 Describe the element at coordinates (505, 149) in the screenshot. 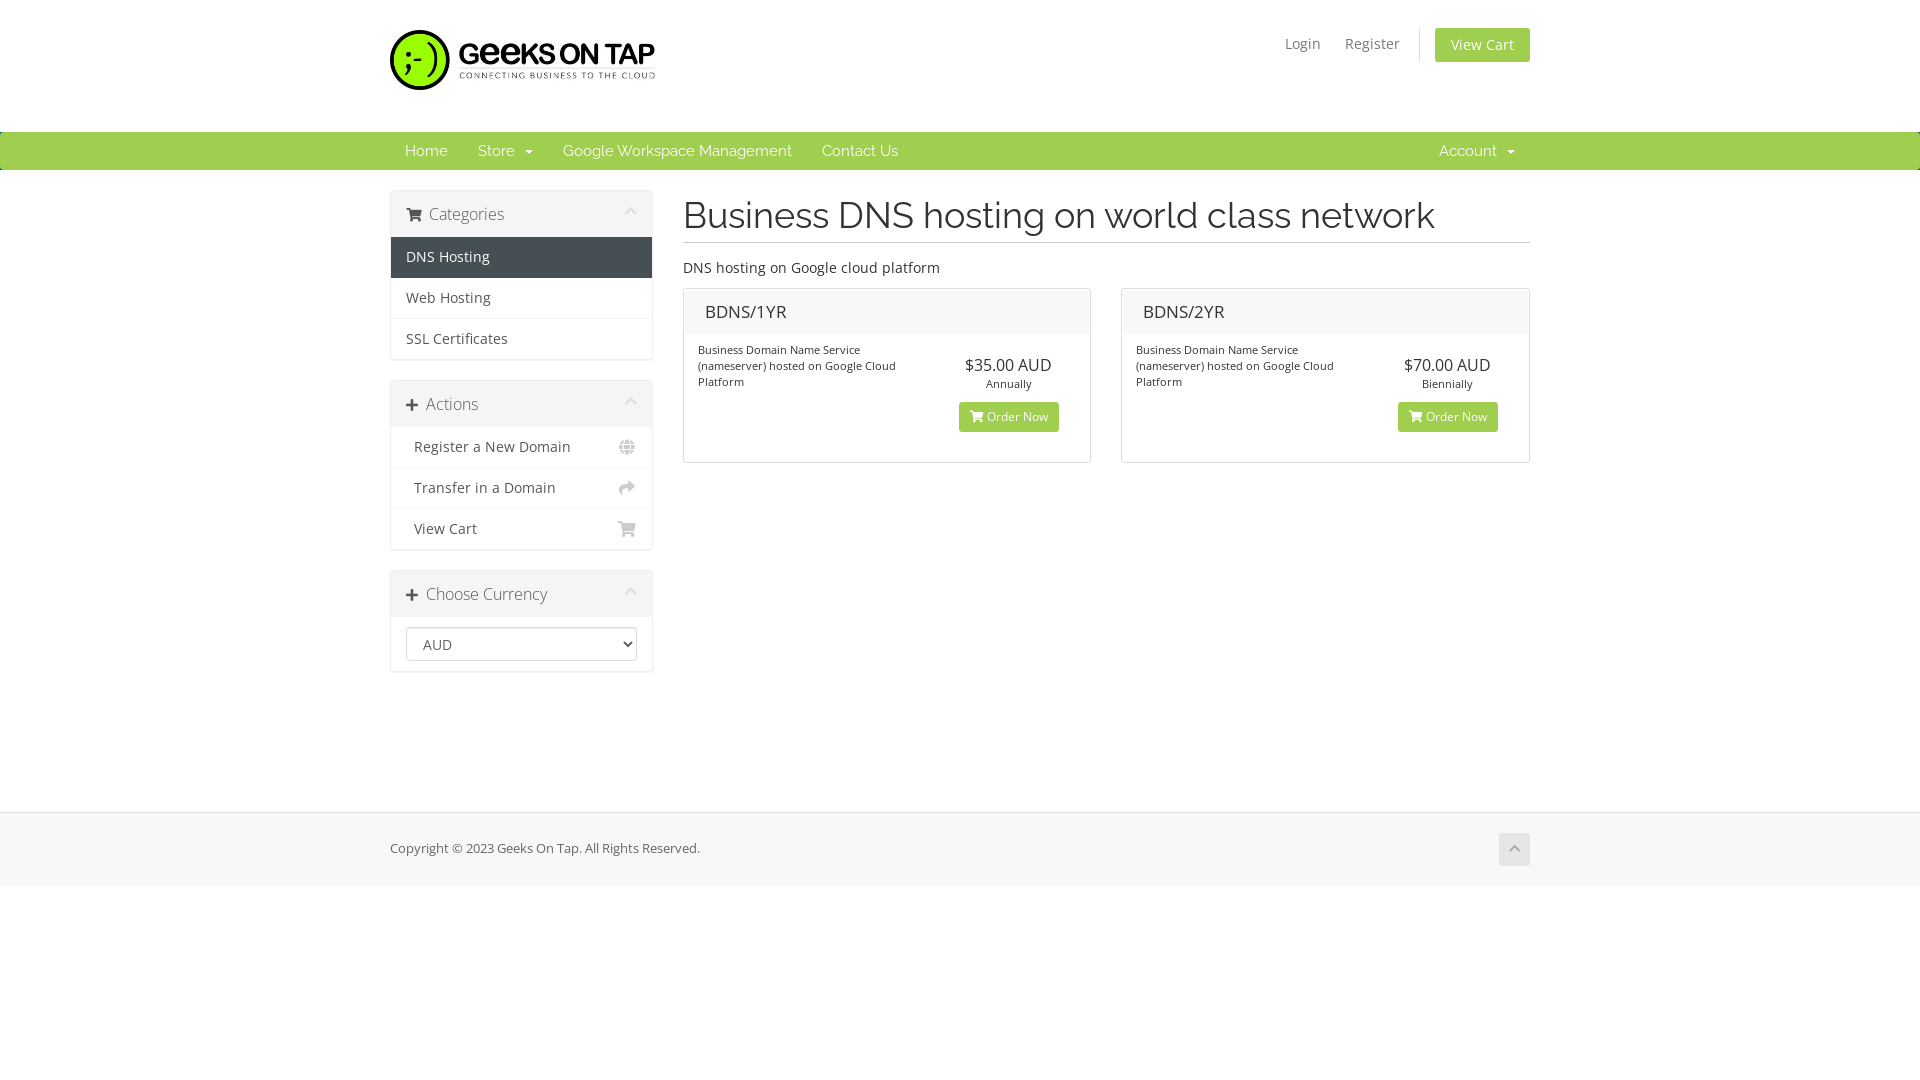

I see `'Store  '` at that location.